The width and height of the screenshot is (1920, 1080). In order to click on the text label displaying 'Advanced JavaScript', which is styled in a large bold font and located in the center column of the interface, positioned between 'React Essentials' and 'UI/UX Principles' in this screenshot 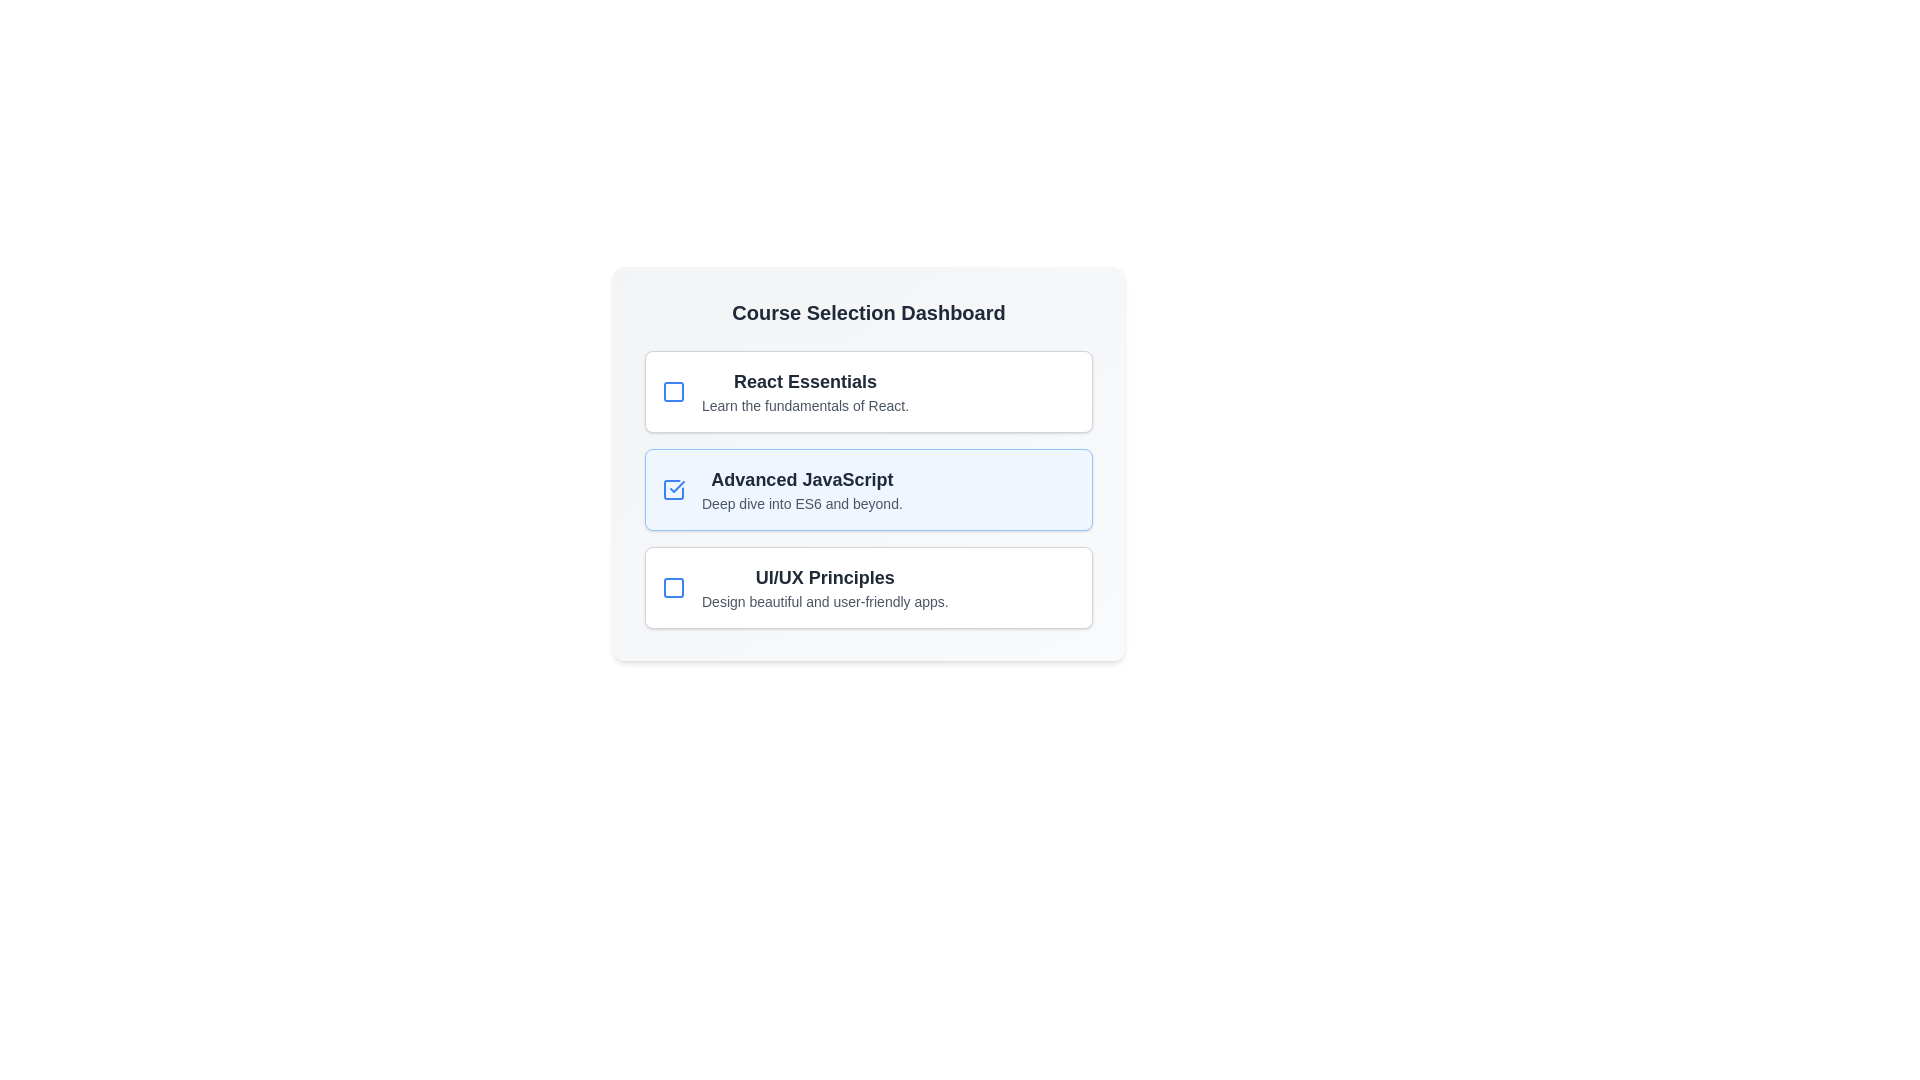, I will do `click(802, 479)`.